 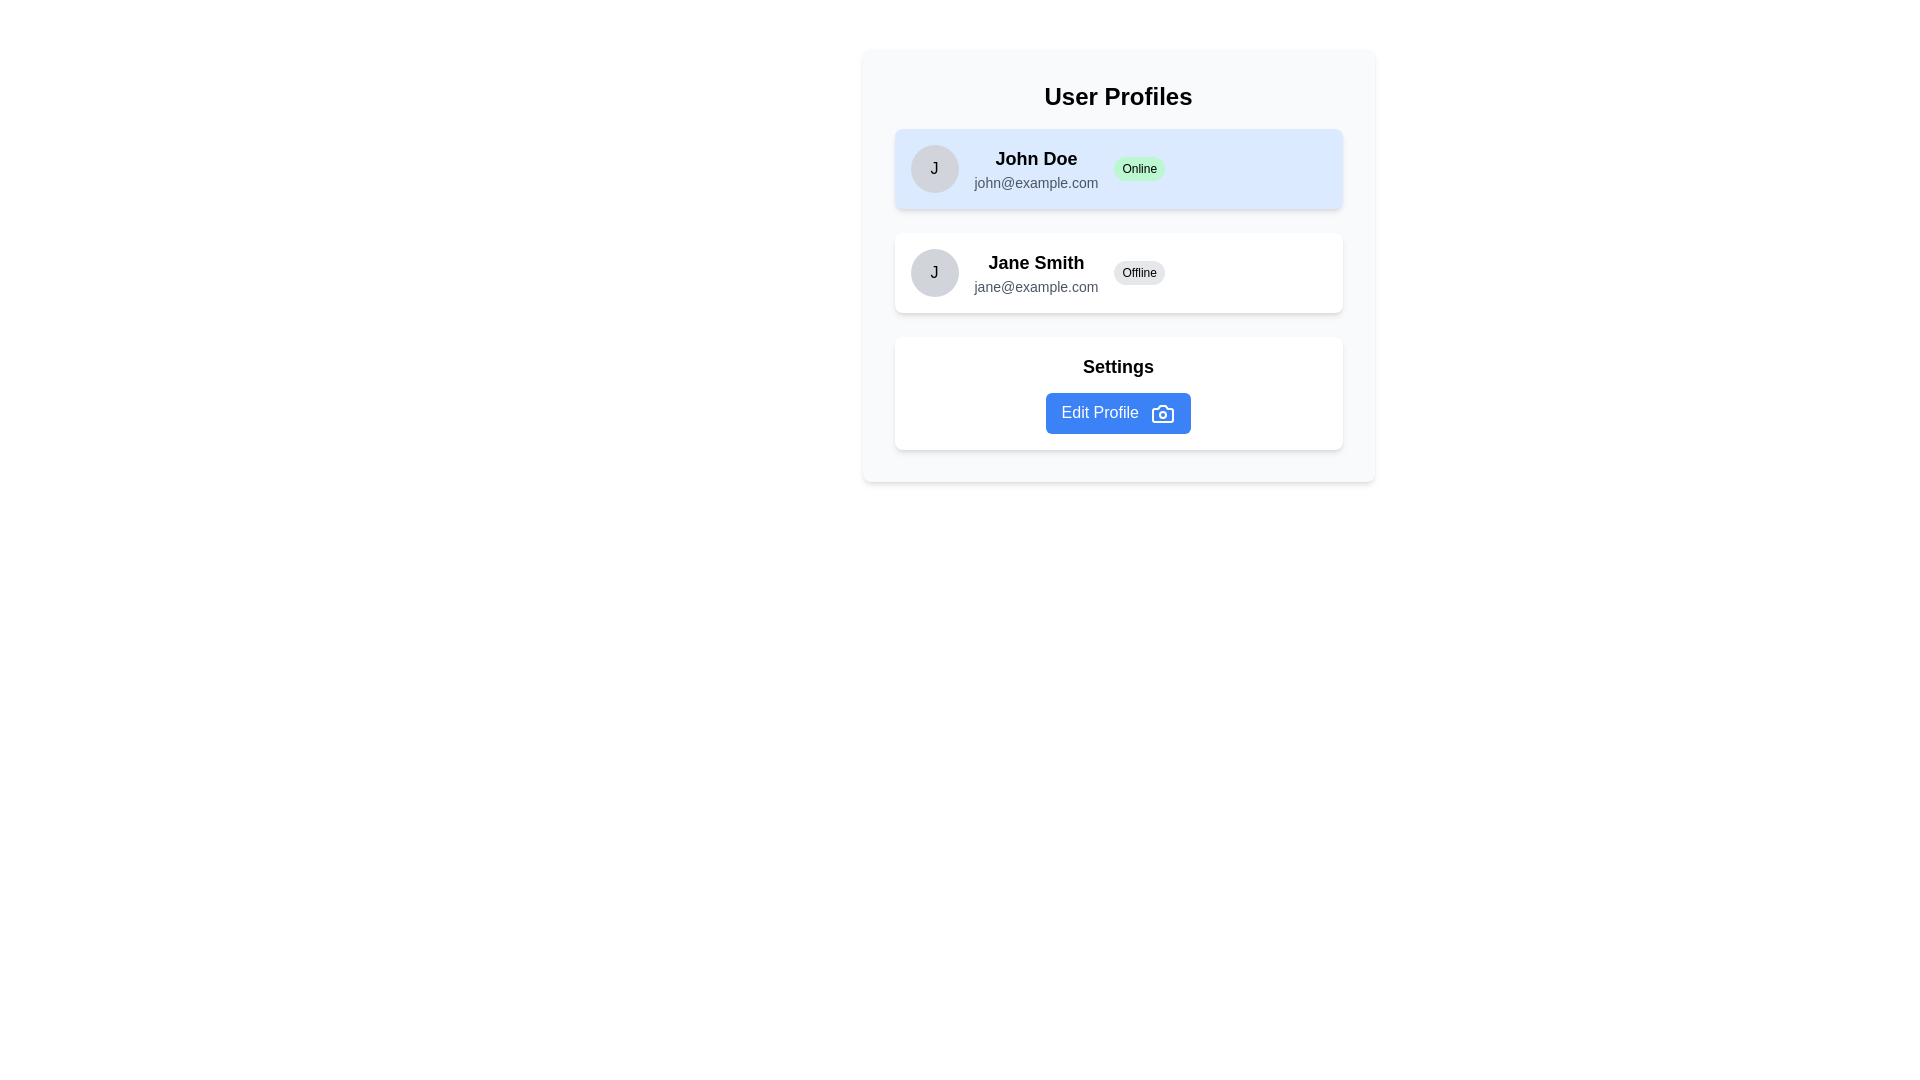 I want to click on the 'Edit Profile' button located in the 'Settings' section, positioned below the 'Settings' label, so click(x=1117, y=412).